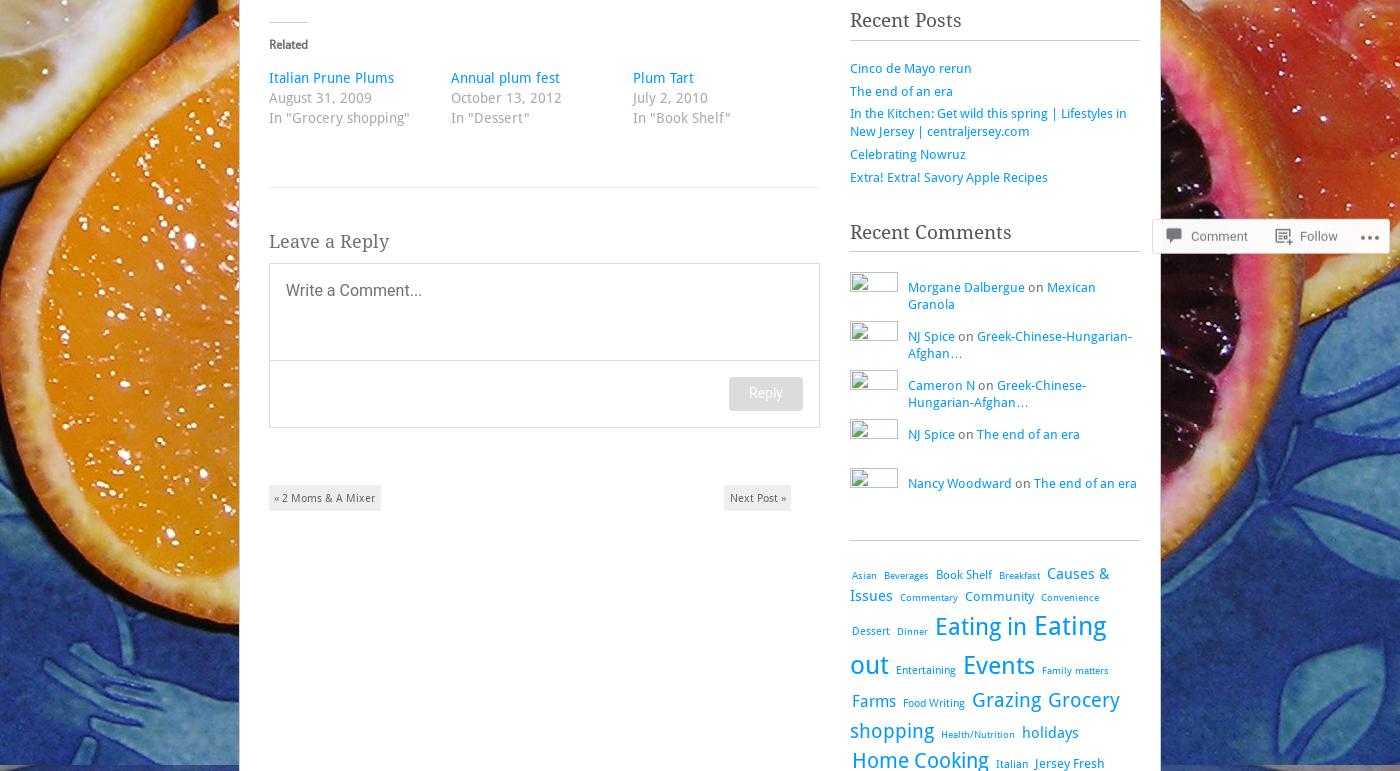 This screenshot has height=771, width=1400. I want to click on 'Post navigation', so click(267, 495).